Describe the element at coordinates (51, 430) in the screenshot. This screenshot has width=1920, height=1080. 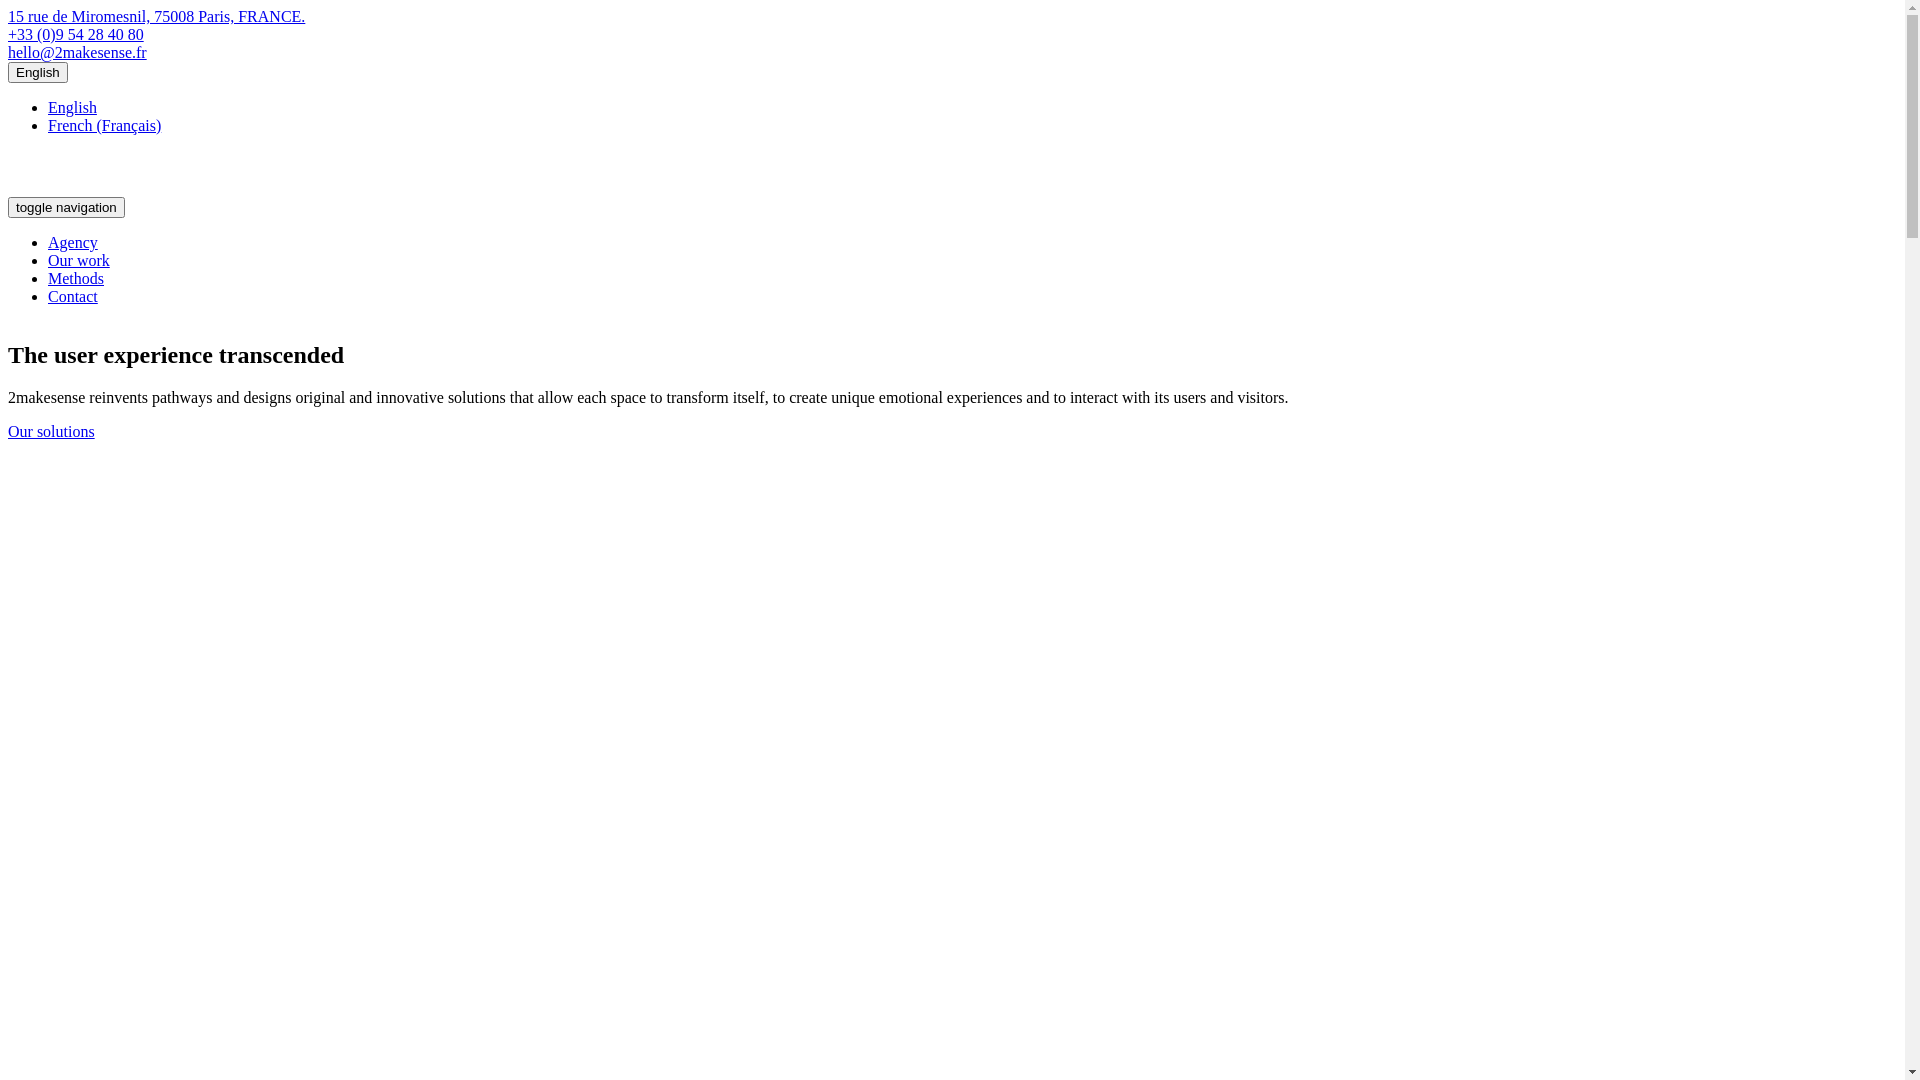
I see `'Our solutions'` at that location.